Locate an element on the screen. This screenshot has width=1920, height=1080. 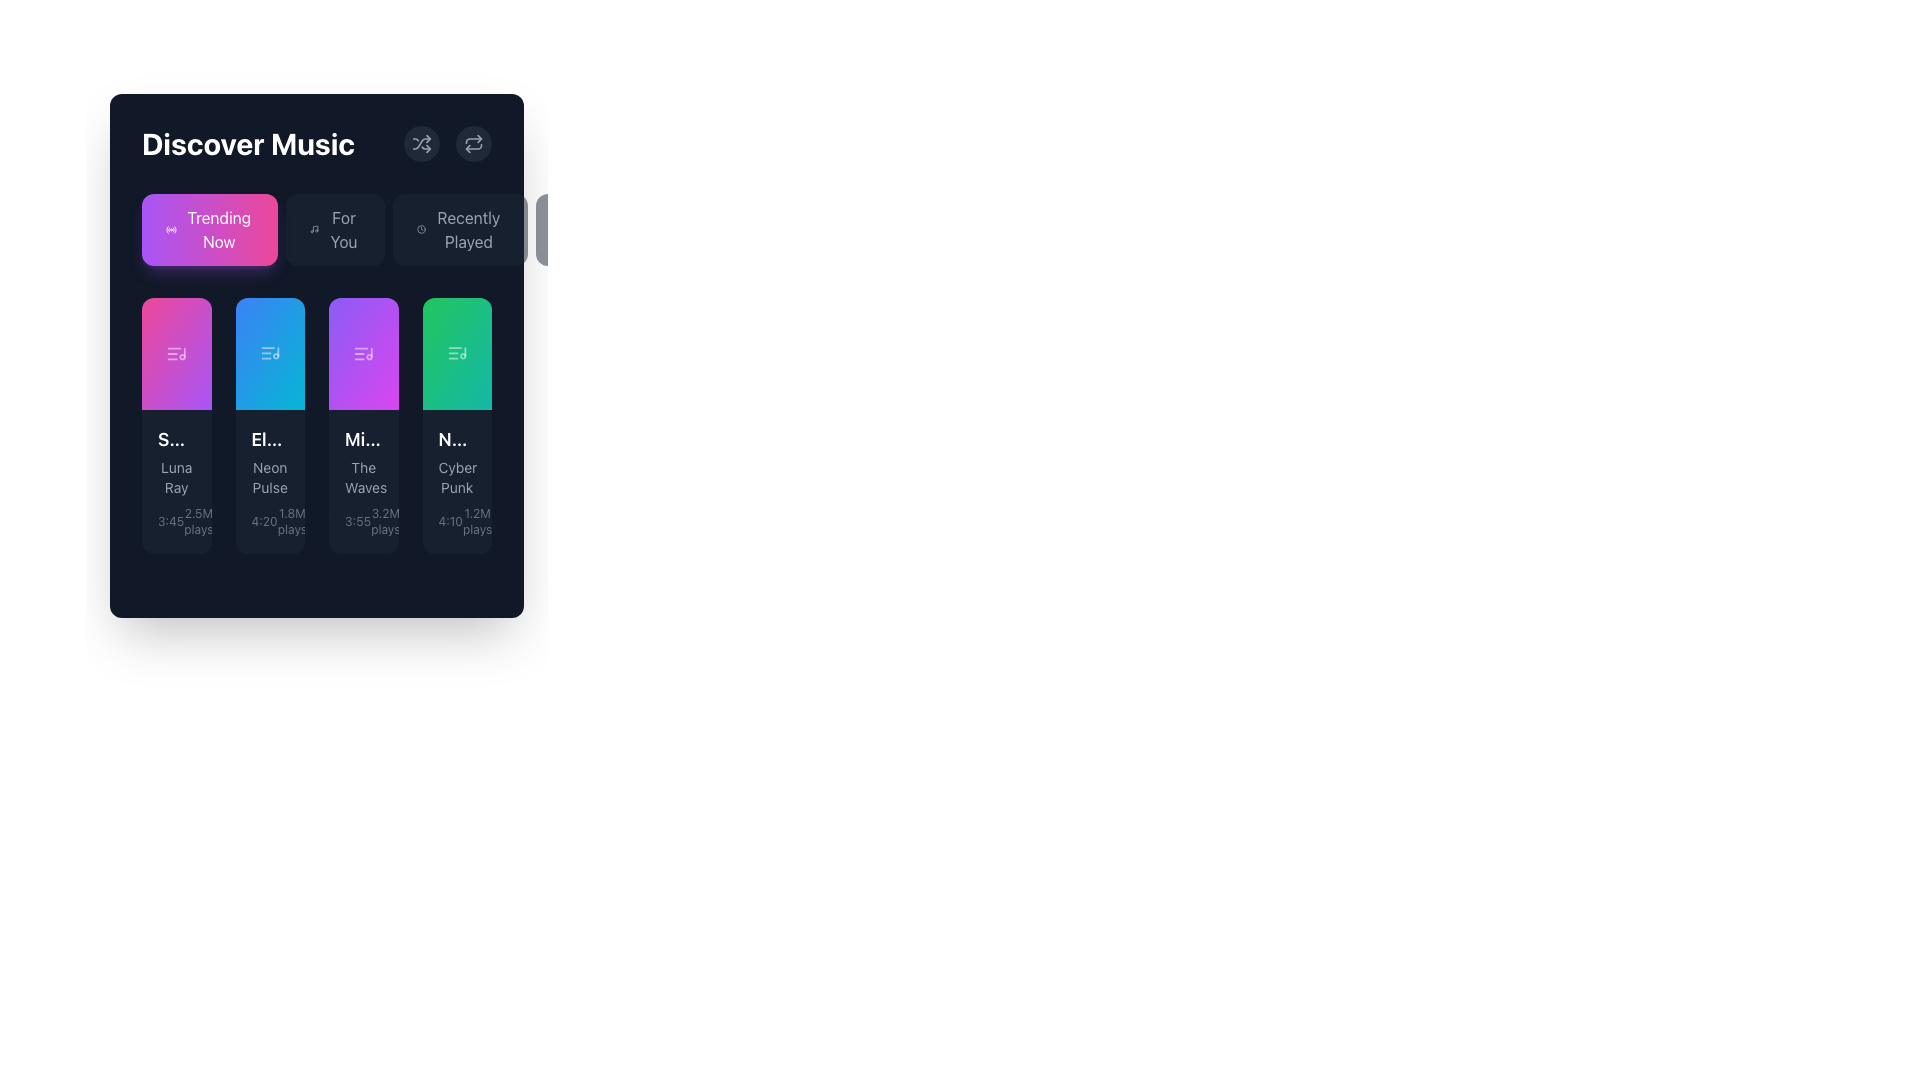
the triangular play button icon within the first card of the 'Discover Music' section is located at coordinates (176, 353).